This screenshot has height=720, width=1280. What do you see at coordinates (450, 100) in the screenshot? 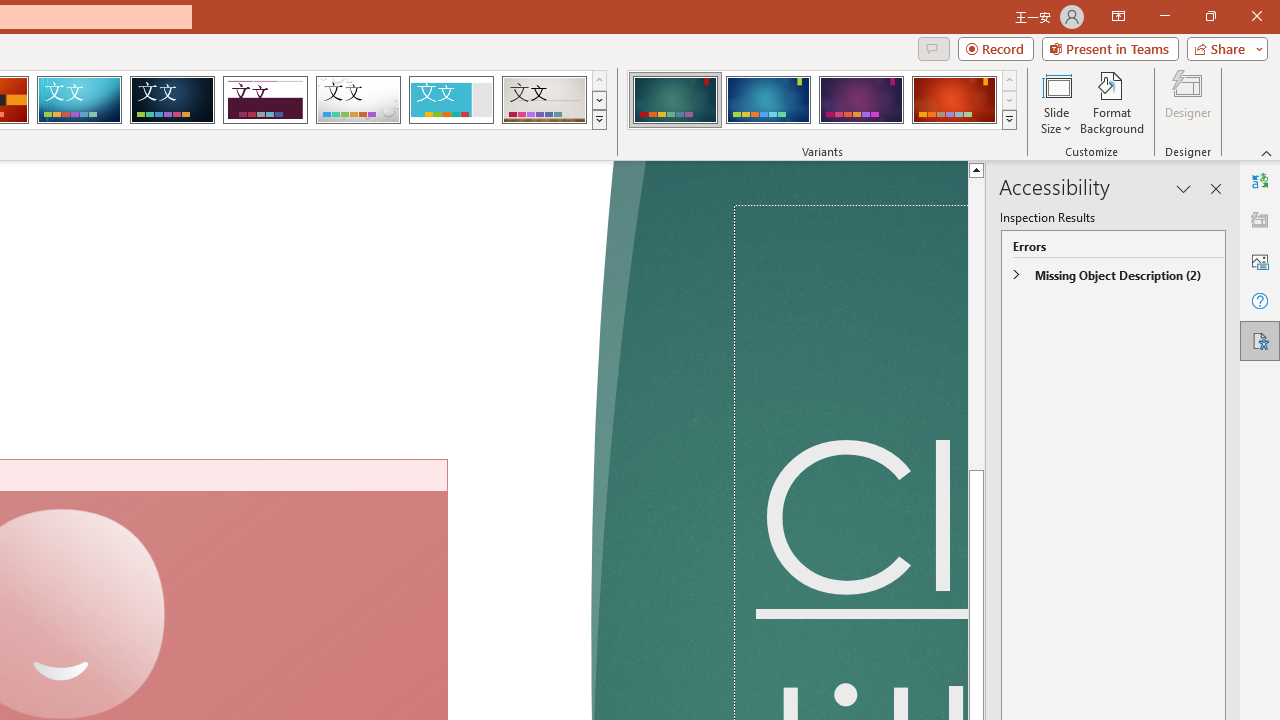
I see `'Frame'` at bounding box center [450, 100].